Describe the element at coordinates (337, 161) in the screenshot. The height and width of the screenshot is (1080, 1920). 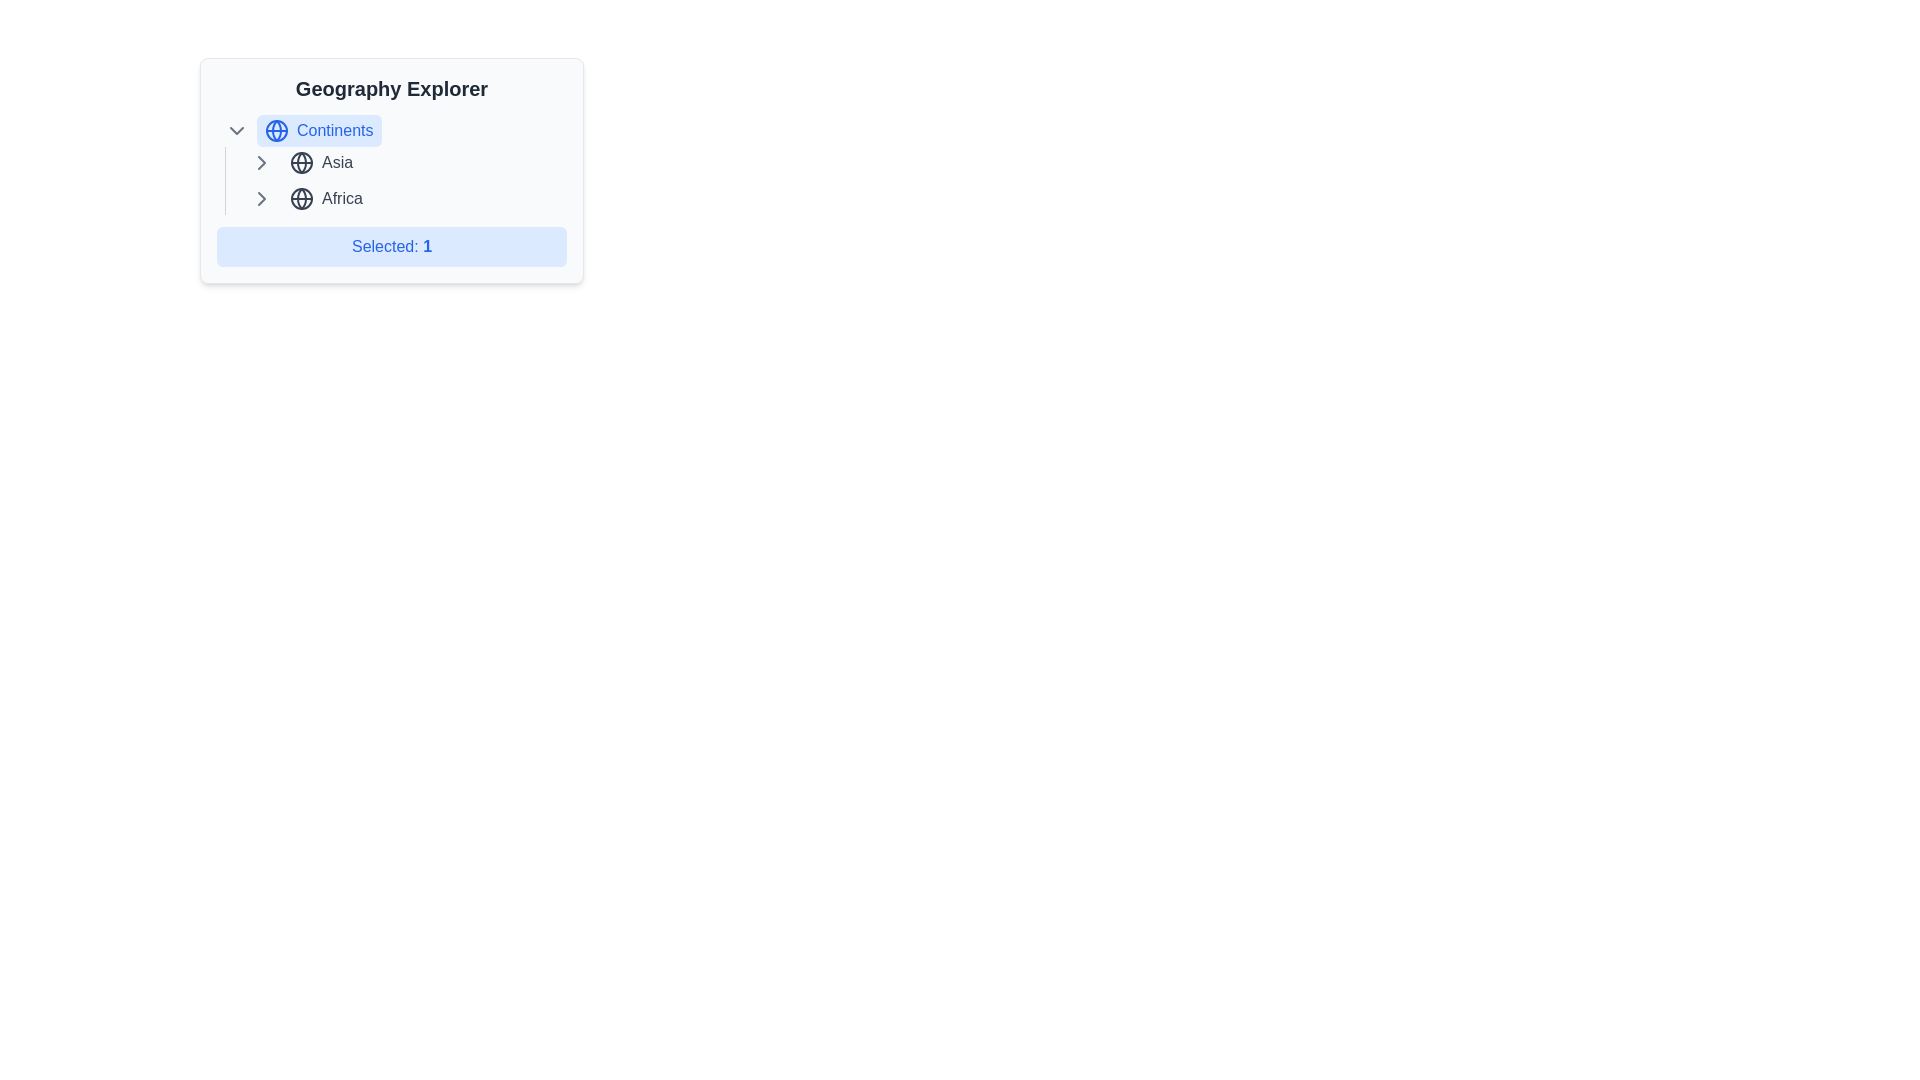
I see `the selectable label for the geographical region 'Asia'` at that location.